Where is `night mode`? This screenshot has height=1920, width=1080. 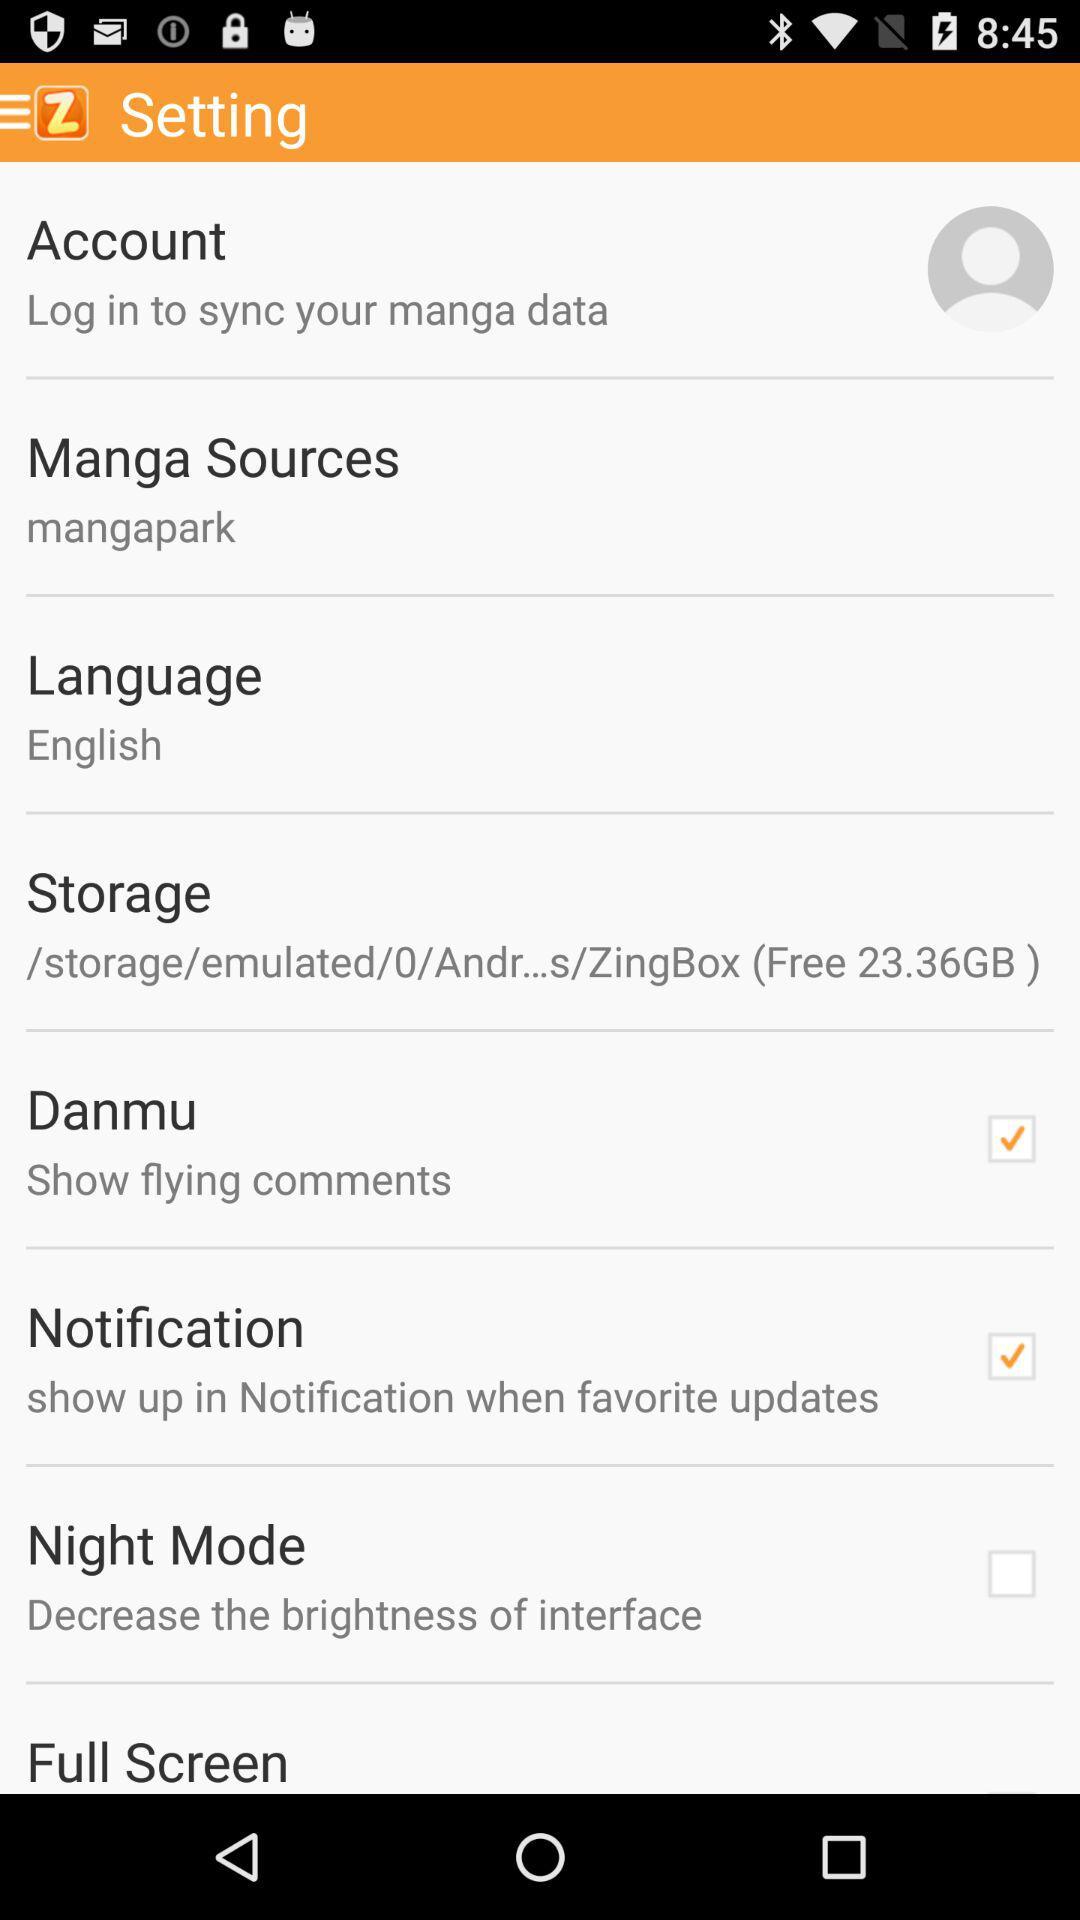
night mode is located at coordinates (1011, 1573).